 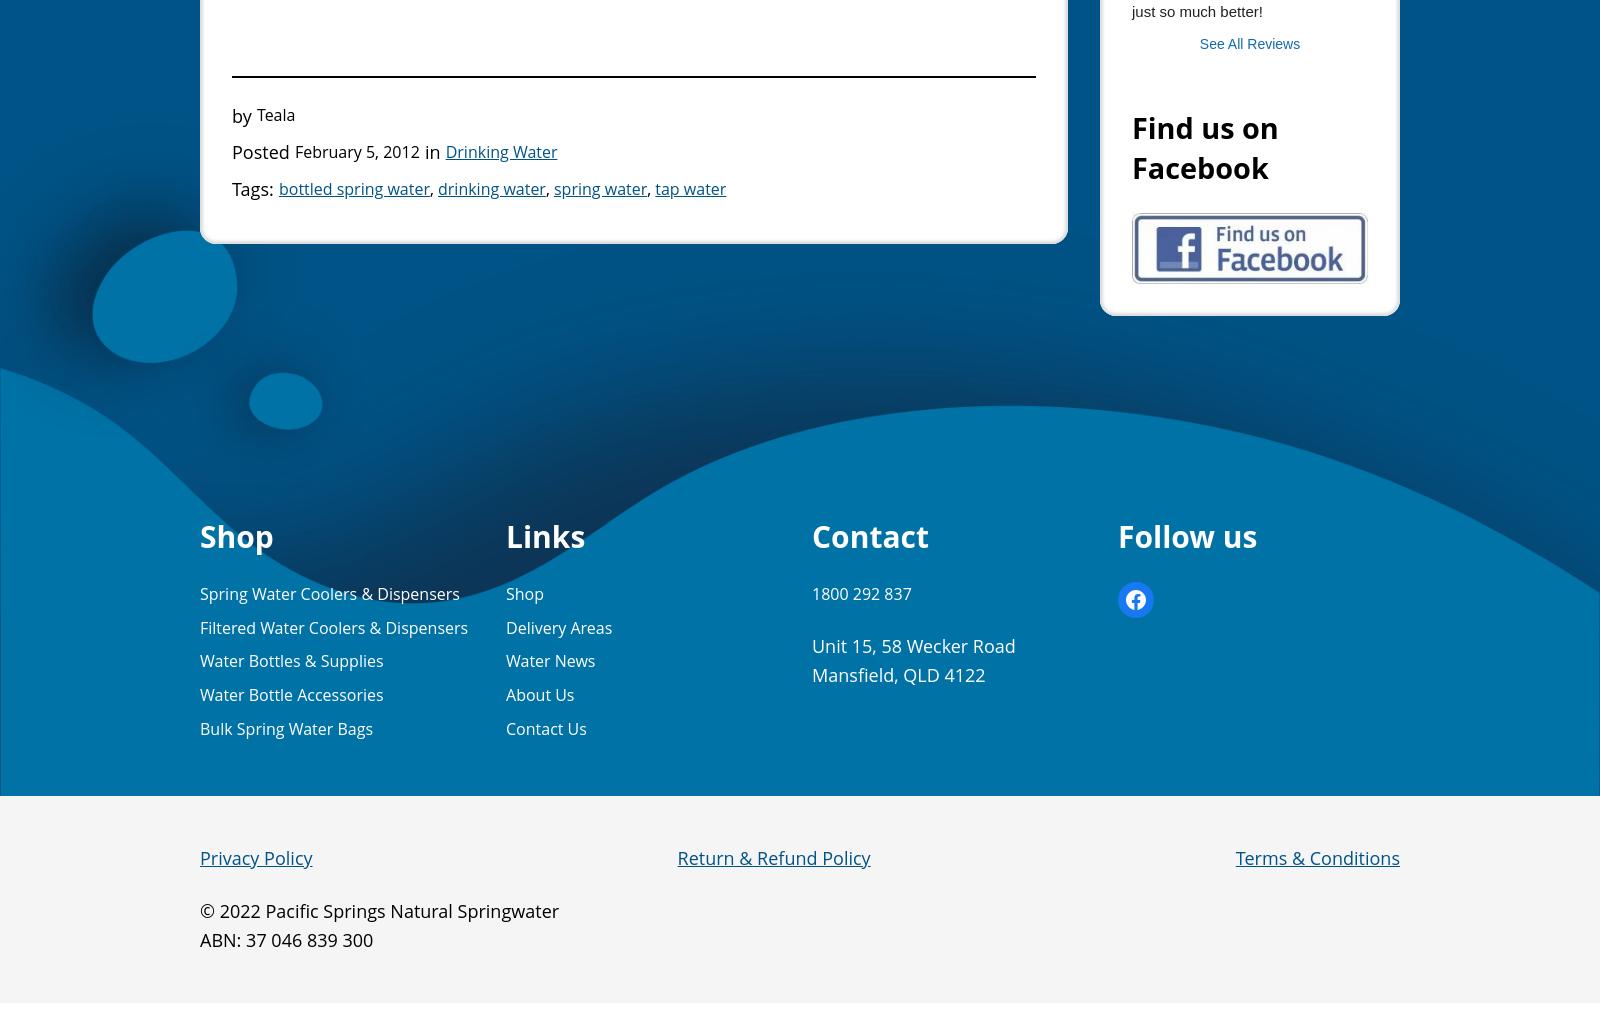 What do you see at coordinates (1187, 535) in the screenshot?
I see `'Follow us'` at bounding box center [1187, 535].